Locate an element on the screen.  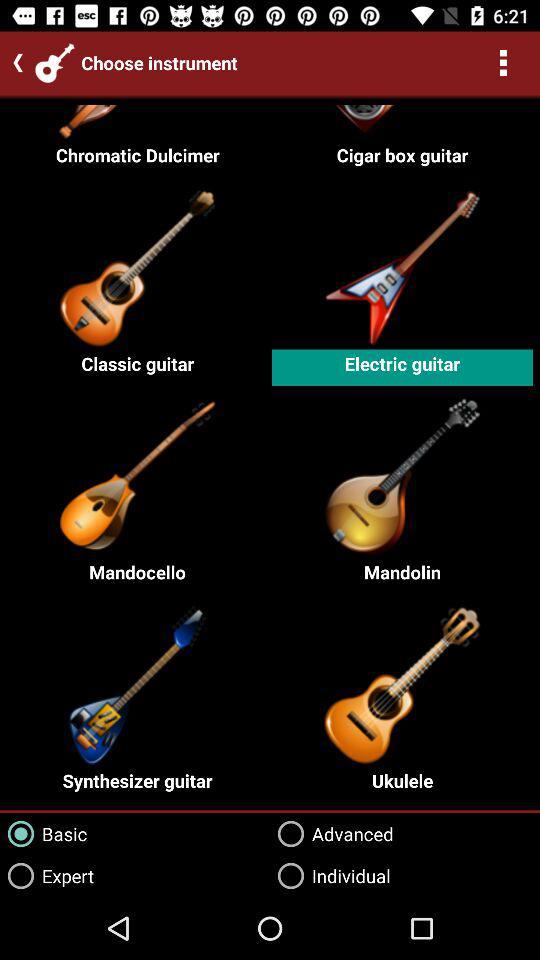
item below the basic is located at coordinates (47, 875).